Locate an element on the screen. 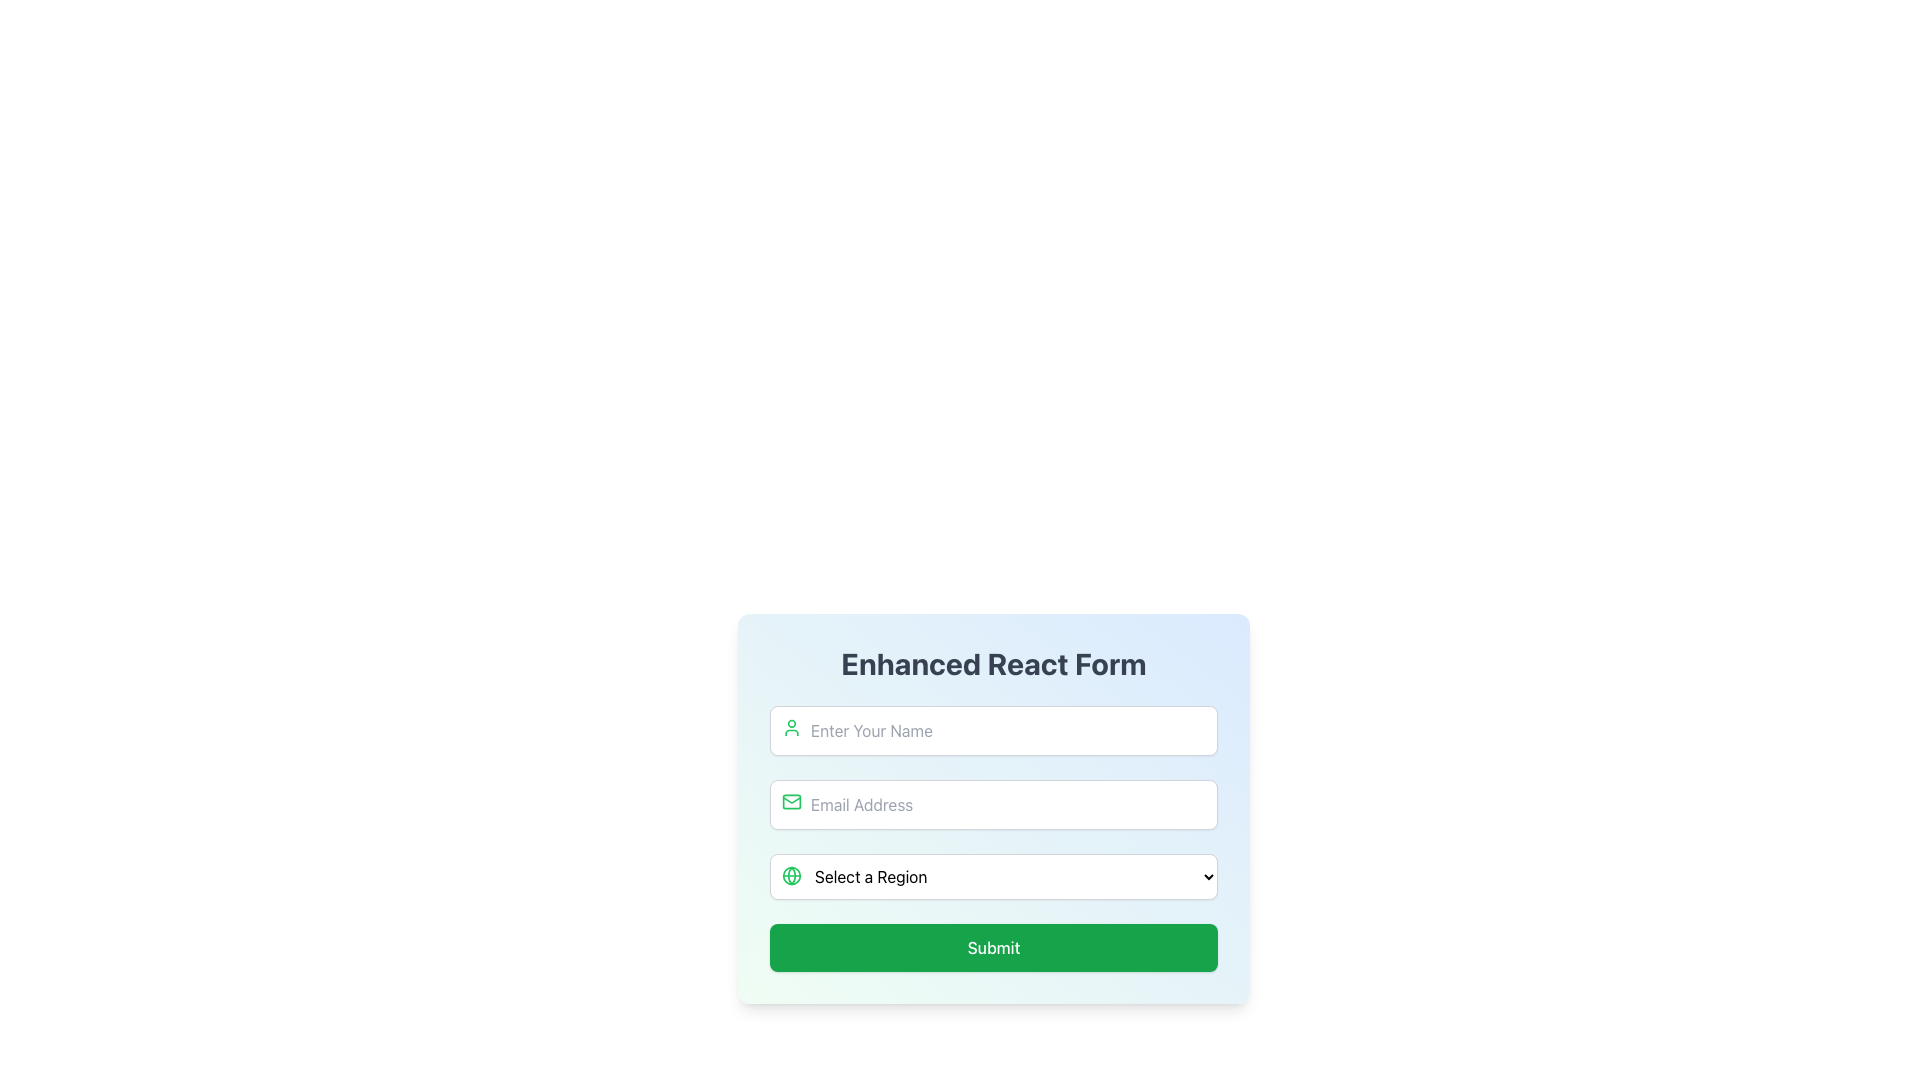 The width and height of the screenshot is (1920, 1080). the green circle located at the center of the globe icon, which is positioned to the left of the 'Select a Region' dropdown field is located at coordinates (791, 874).